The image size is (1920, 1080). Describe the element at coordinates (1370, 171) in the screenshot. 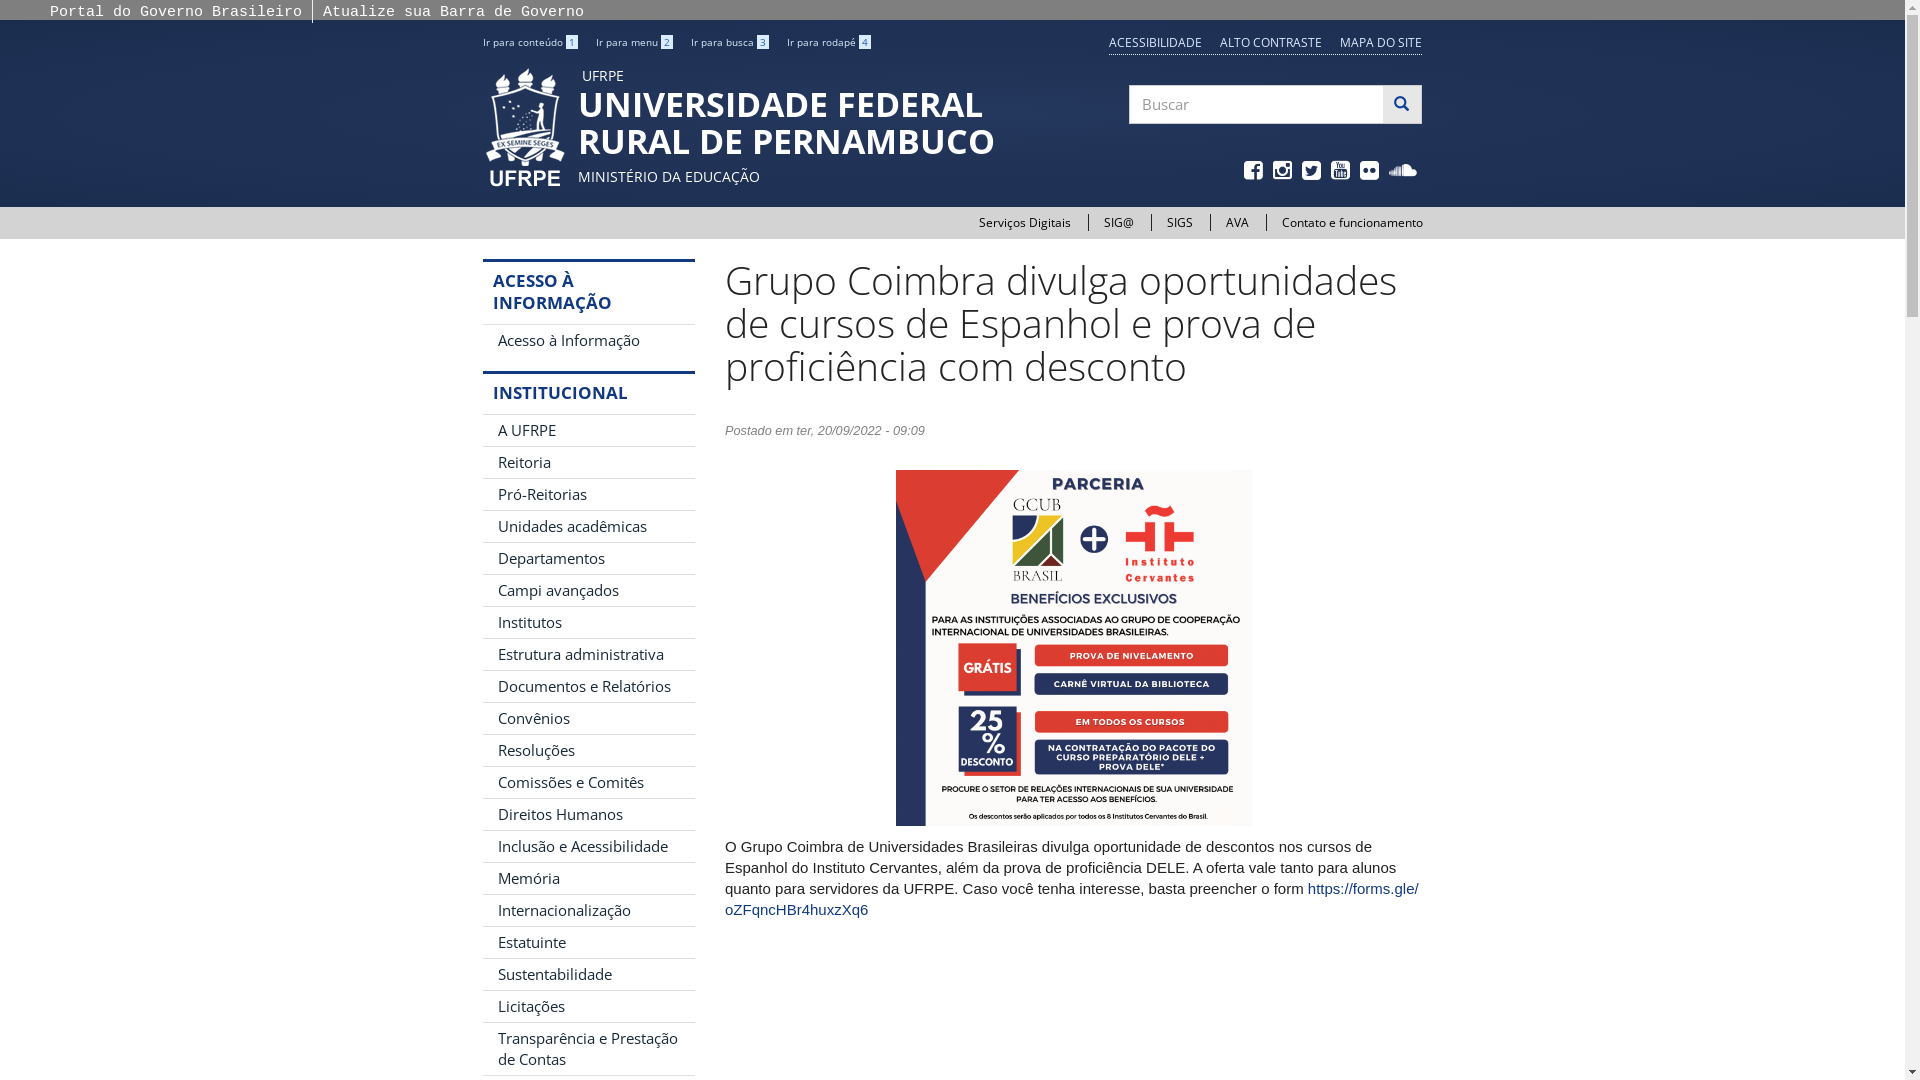

I see `' '` at that location.